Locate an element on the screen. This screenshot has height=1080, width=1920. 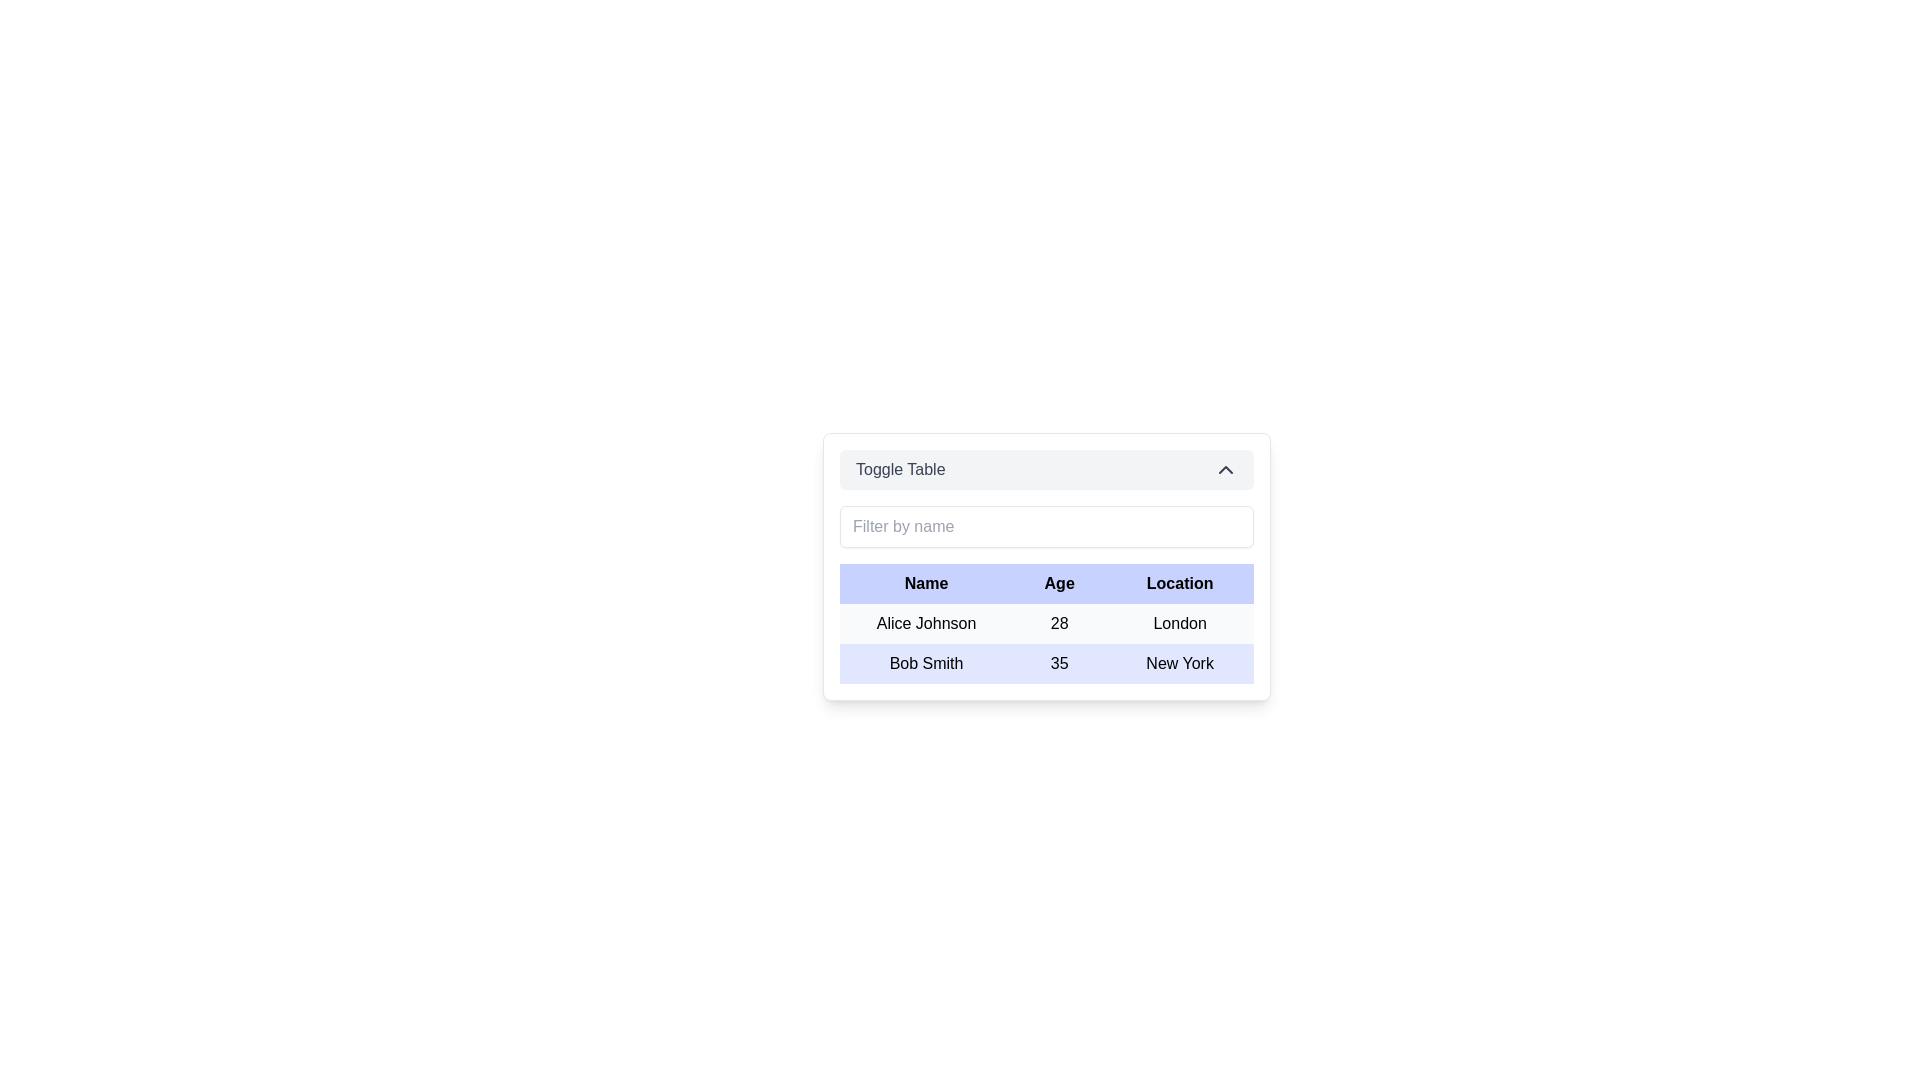
the toggle button located above the input field and table is located at coordinates (1045, 470).